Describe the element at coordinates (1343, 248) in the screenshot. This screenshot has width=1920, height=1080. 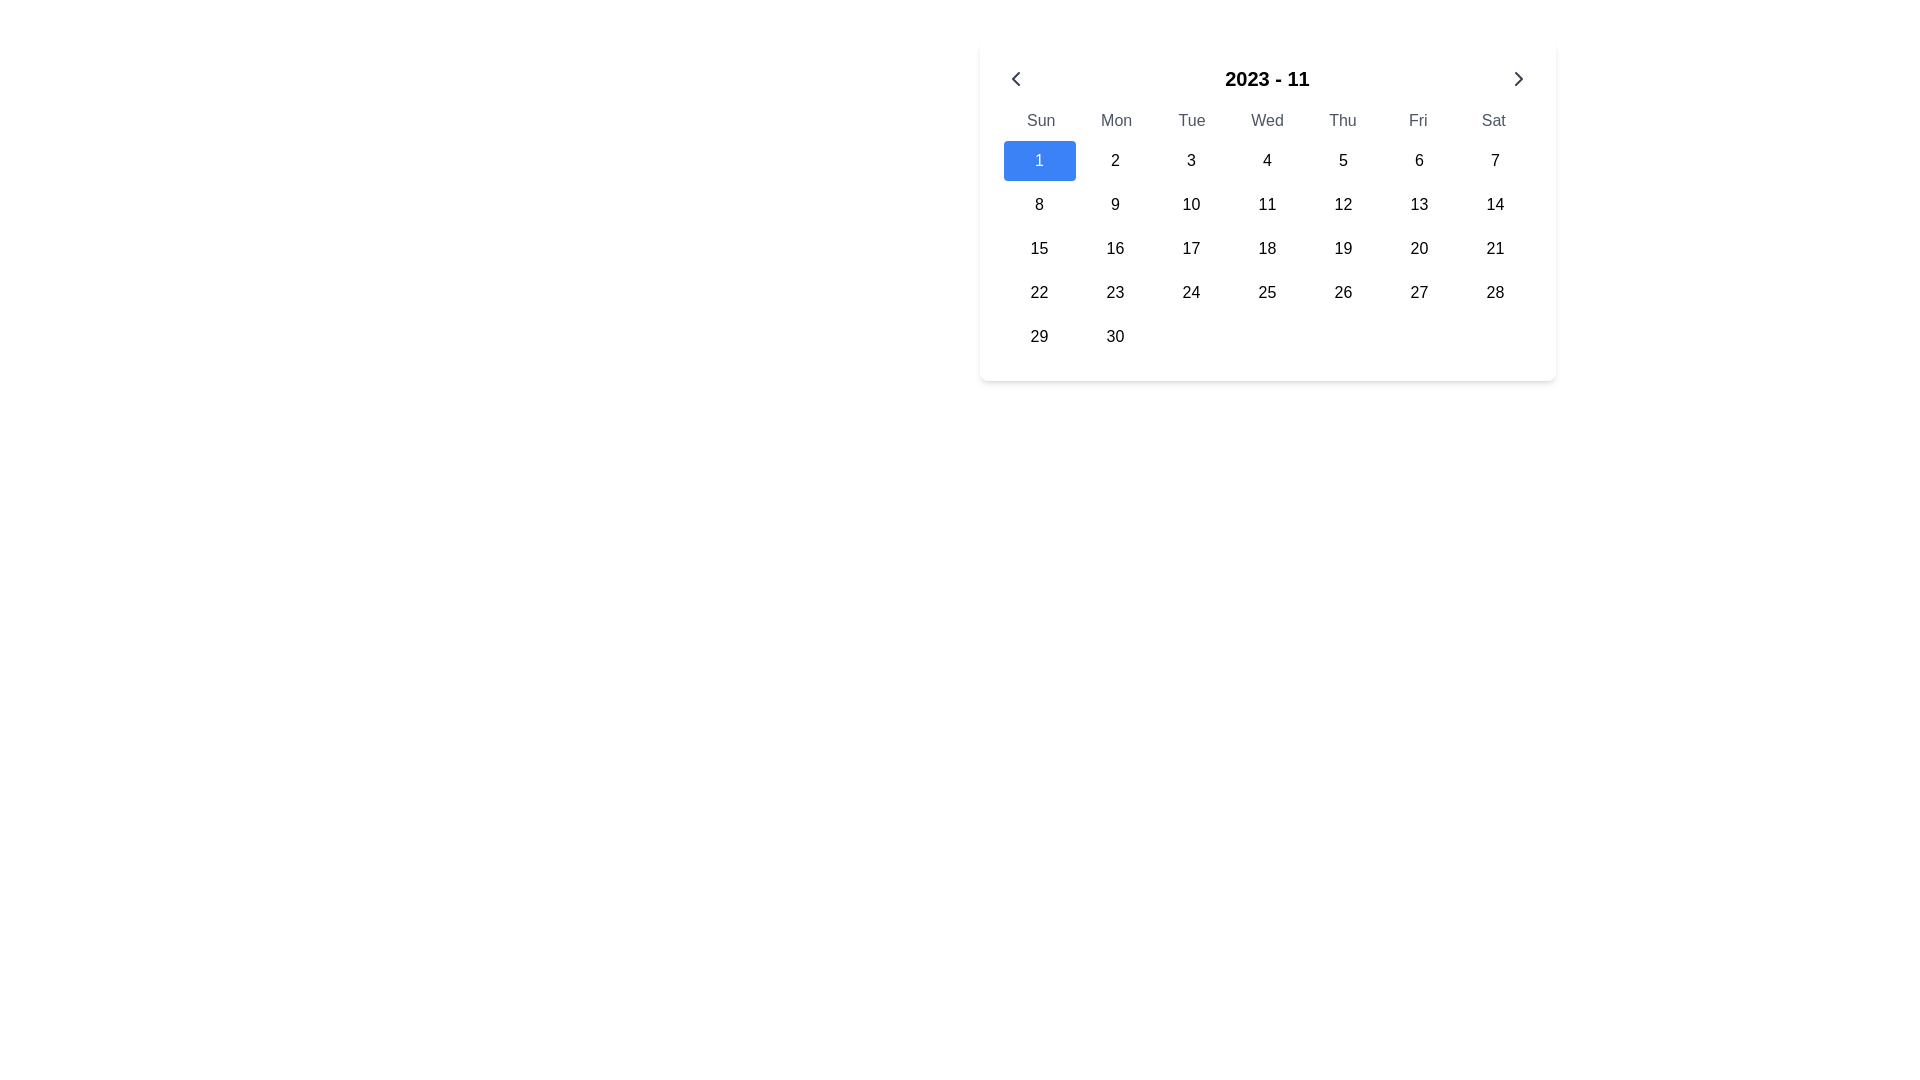
I see `the calendar day cell displaying '19'` at that location.